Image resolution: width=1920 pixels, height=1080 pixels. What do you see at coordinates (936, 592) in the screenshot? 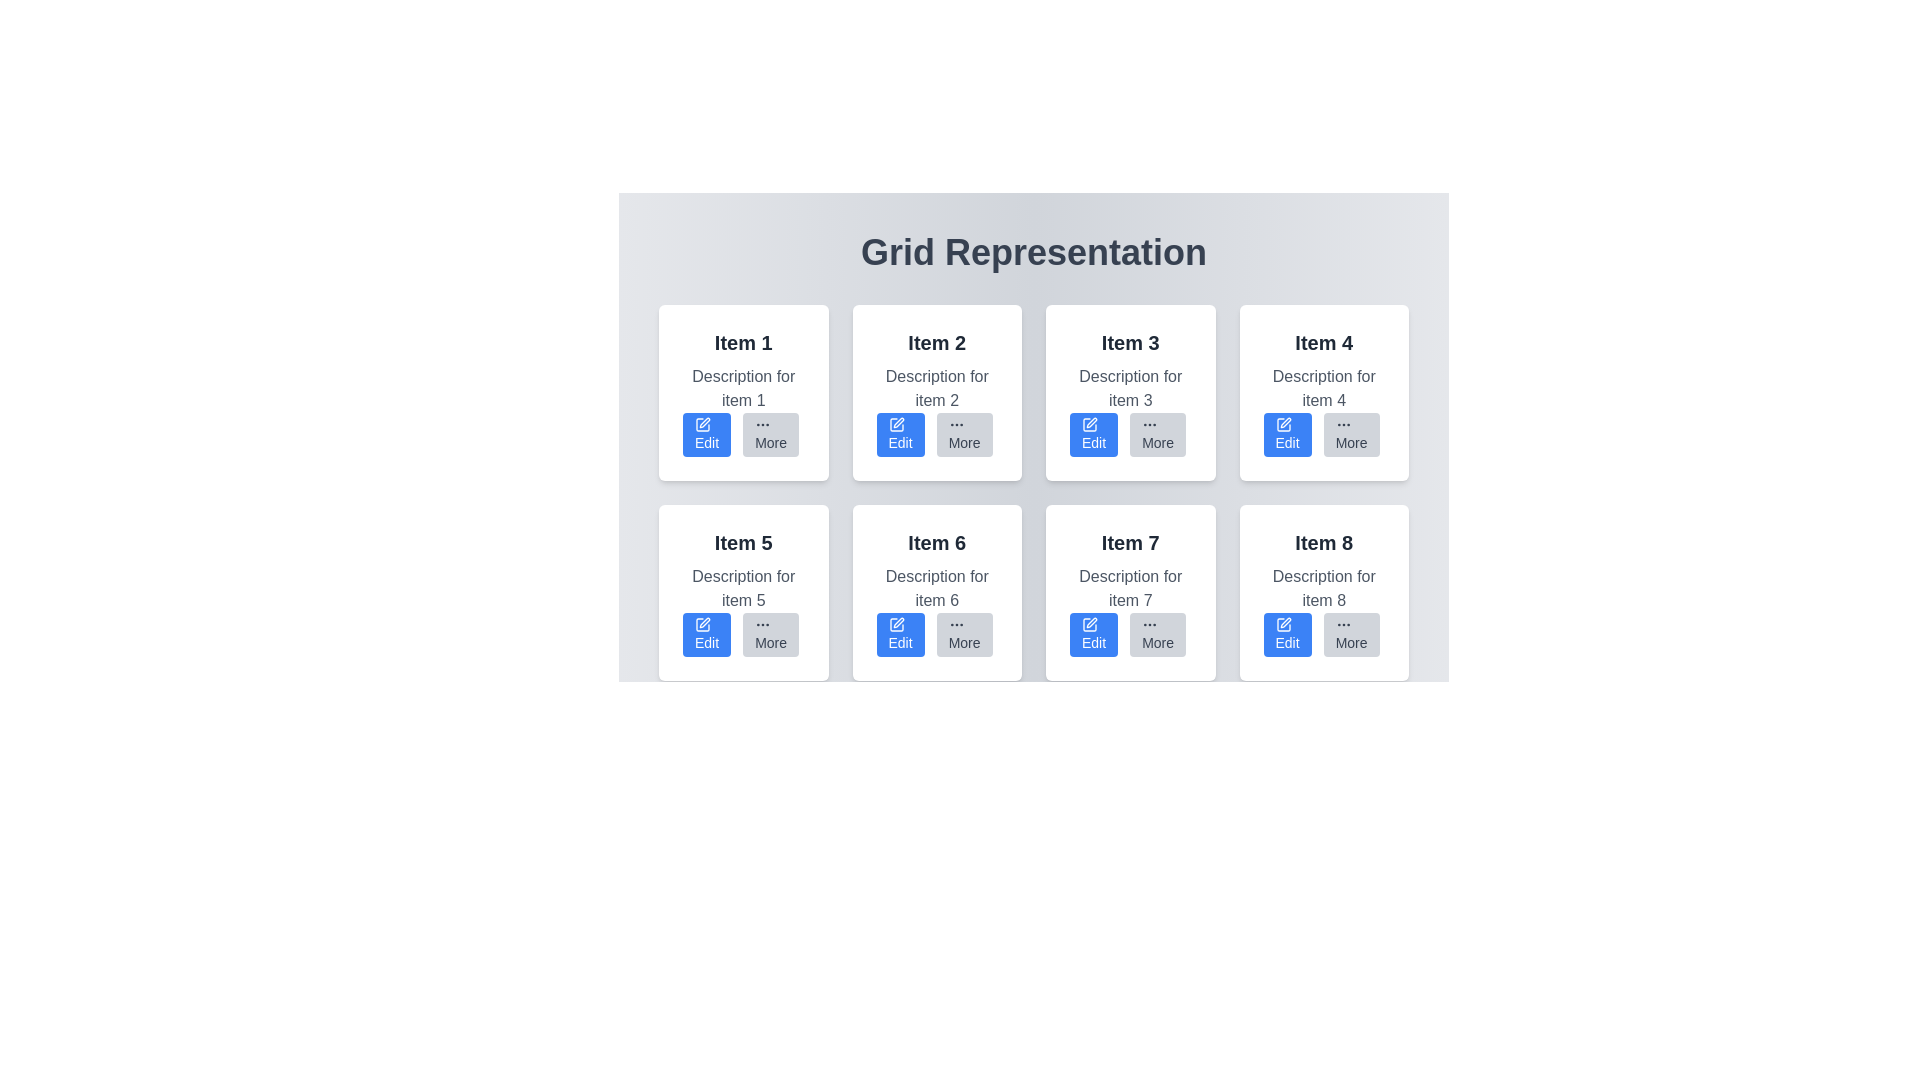
I see `the 'Edit' button located on the card representing a specific item in the middle of the second row of the grid layout` at bounding box center [936, 592].